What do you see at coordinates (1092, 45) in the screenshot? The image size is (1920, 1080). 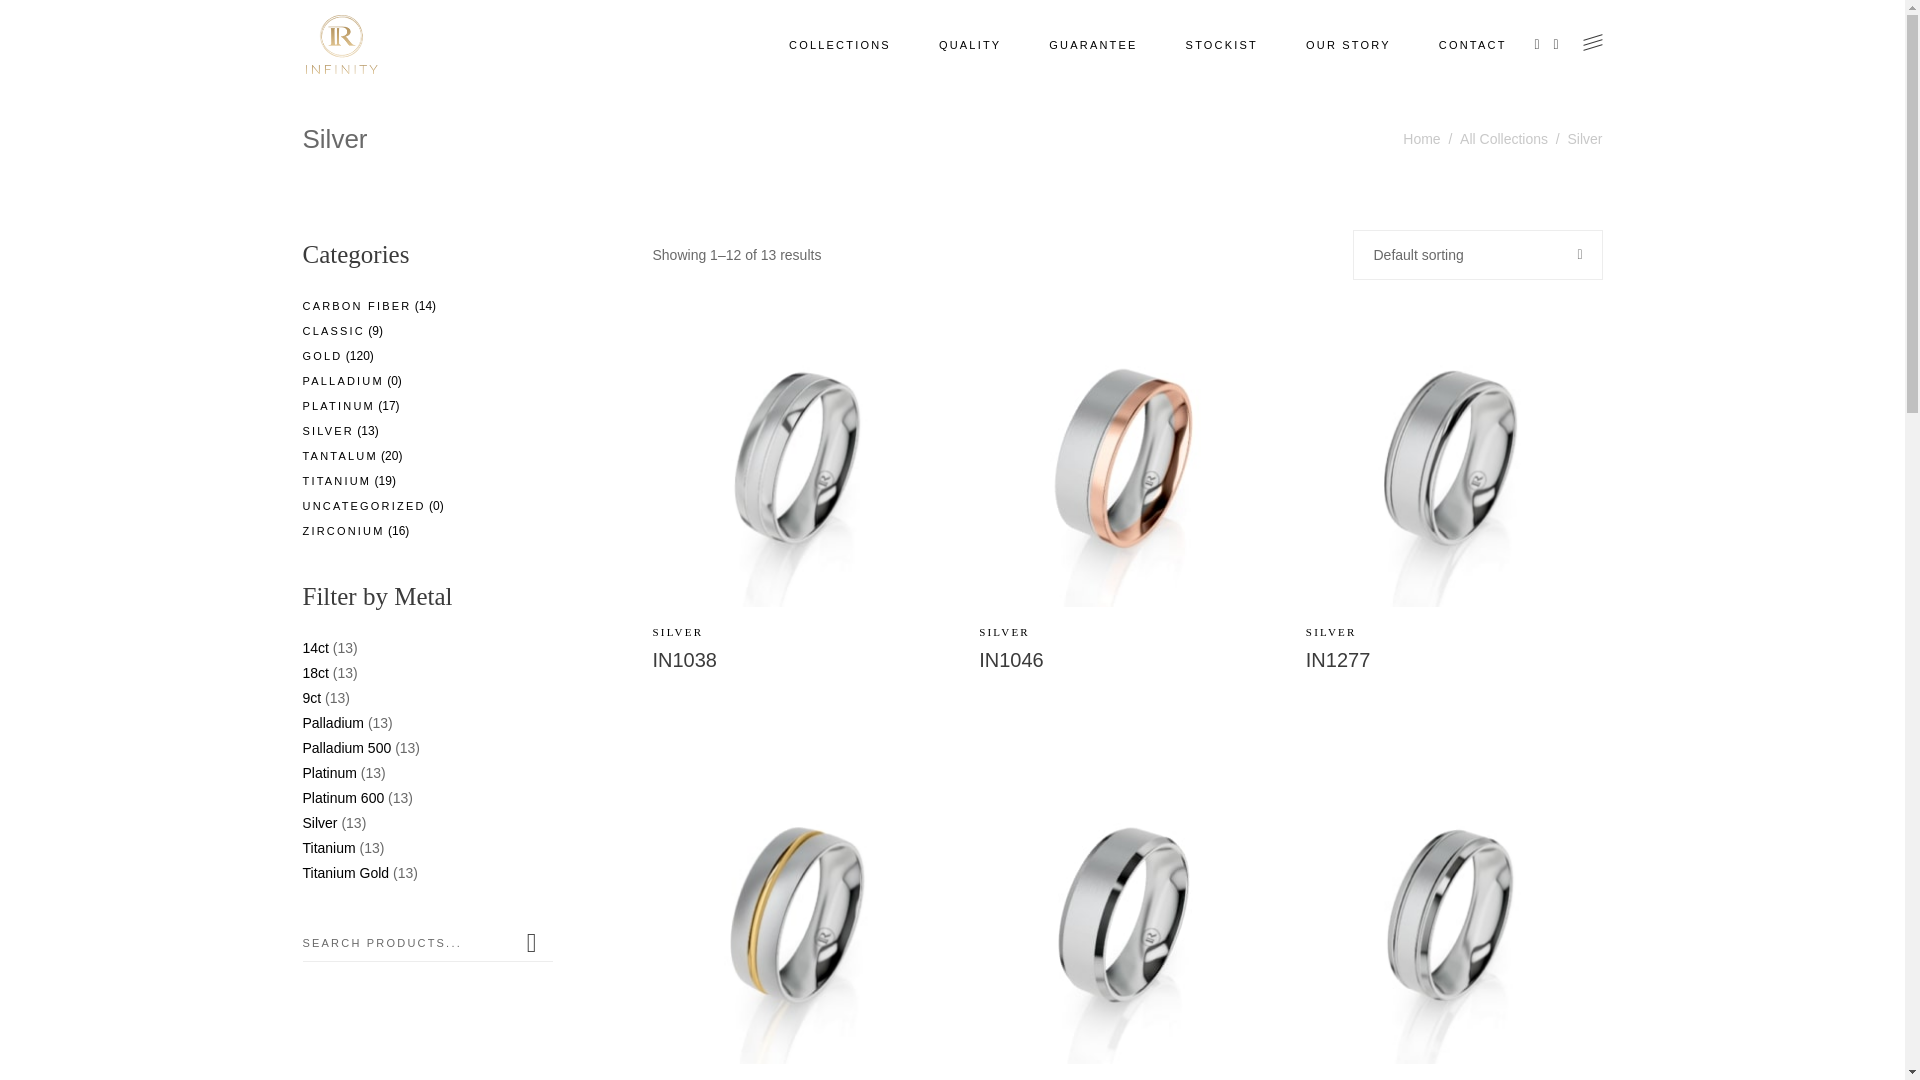 I see `'GUARANTEE'` at bounding box center [1092, 45].